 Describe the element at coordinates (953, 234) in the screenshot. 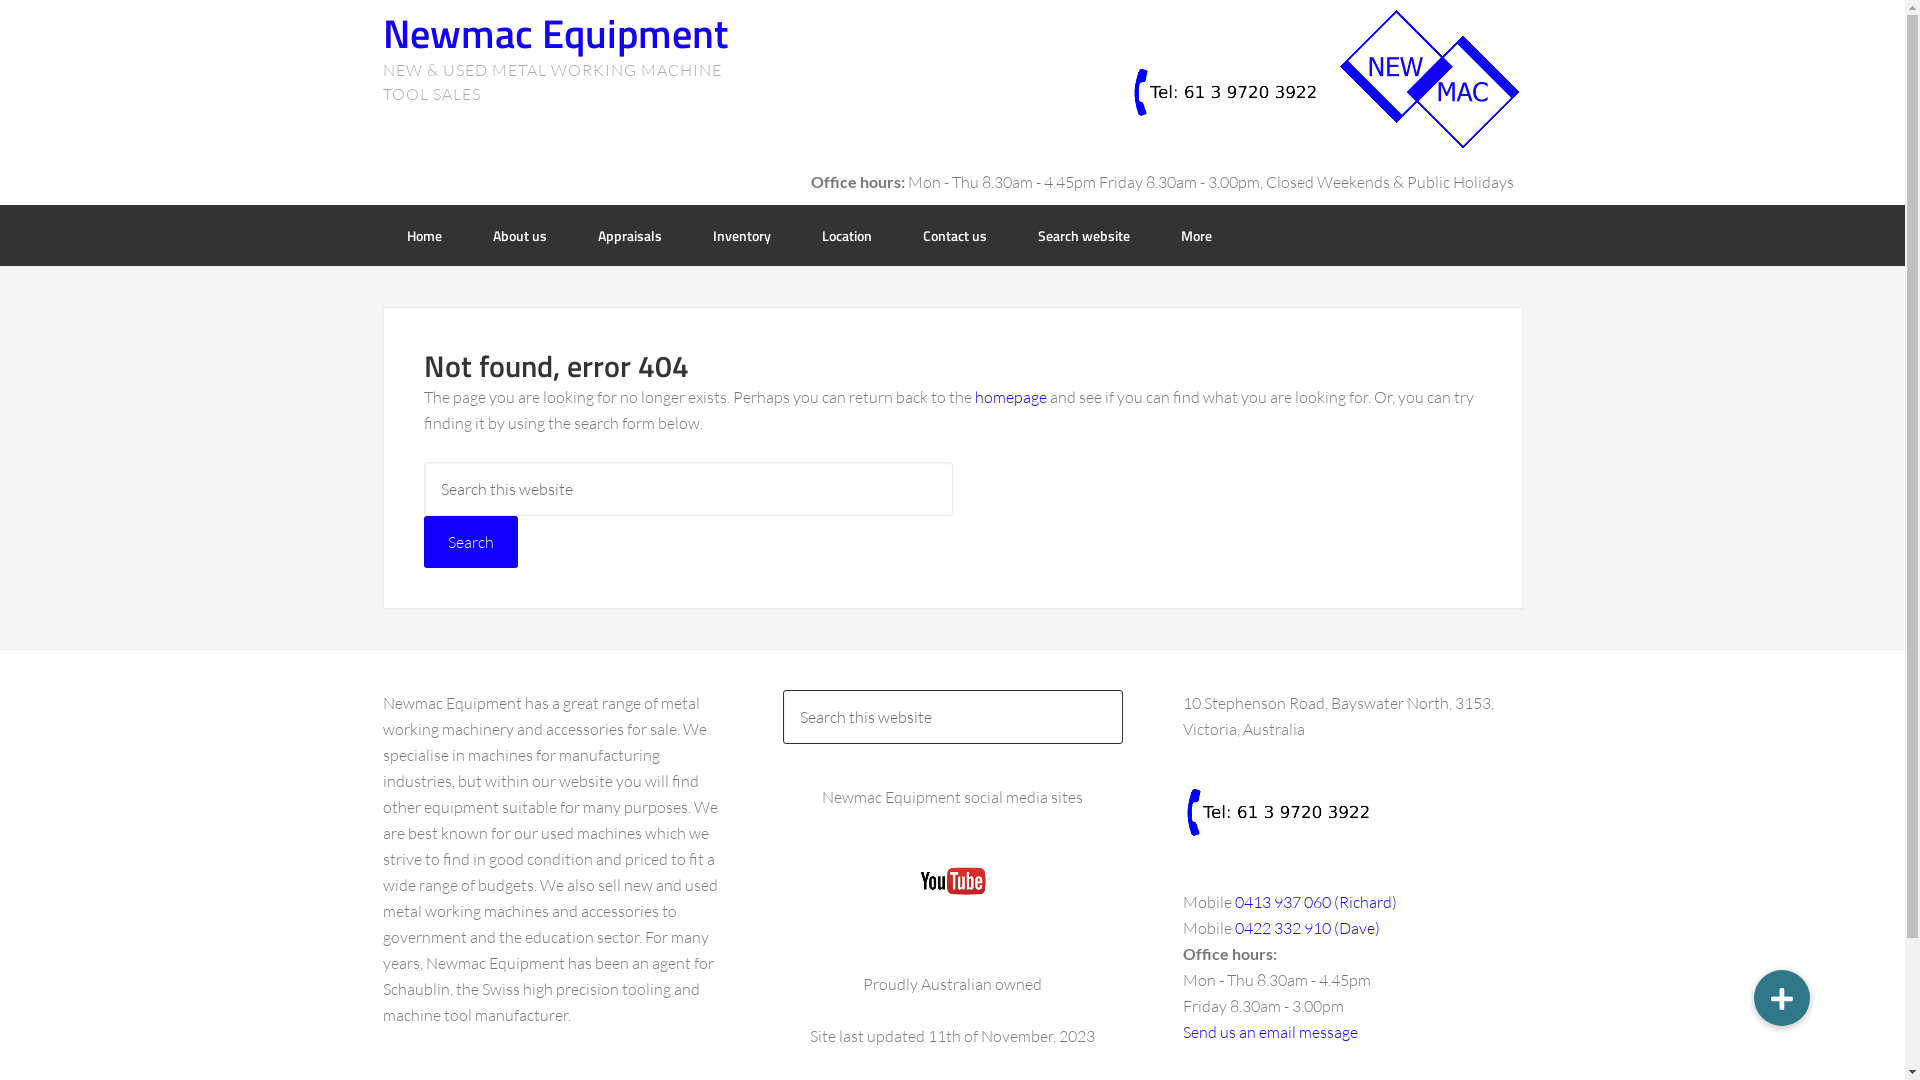

I see `'Contact us'` at that location.